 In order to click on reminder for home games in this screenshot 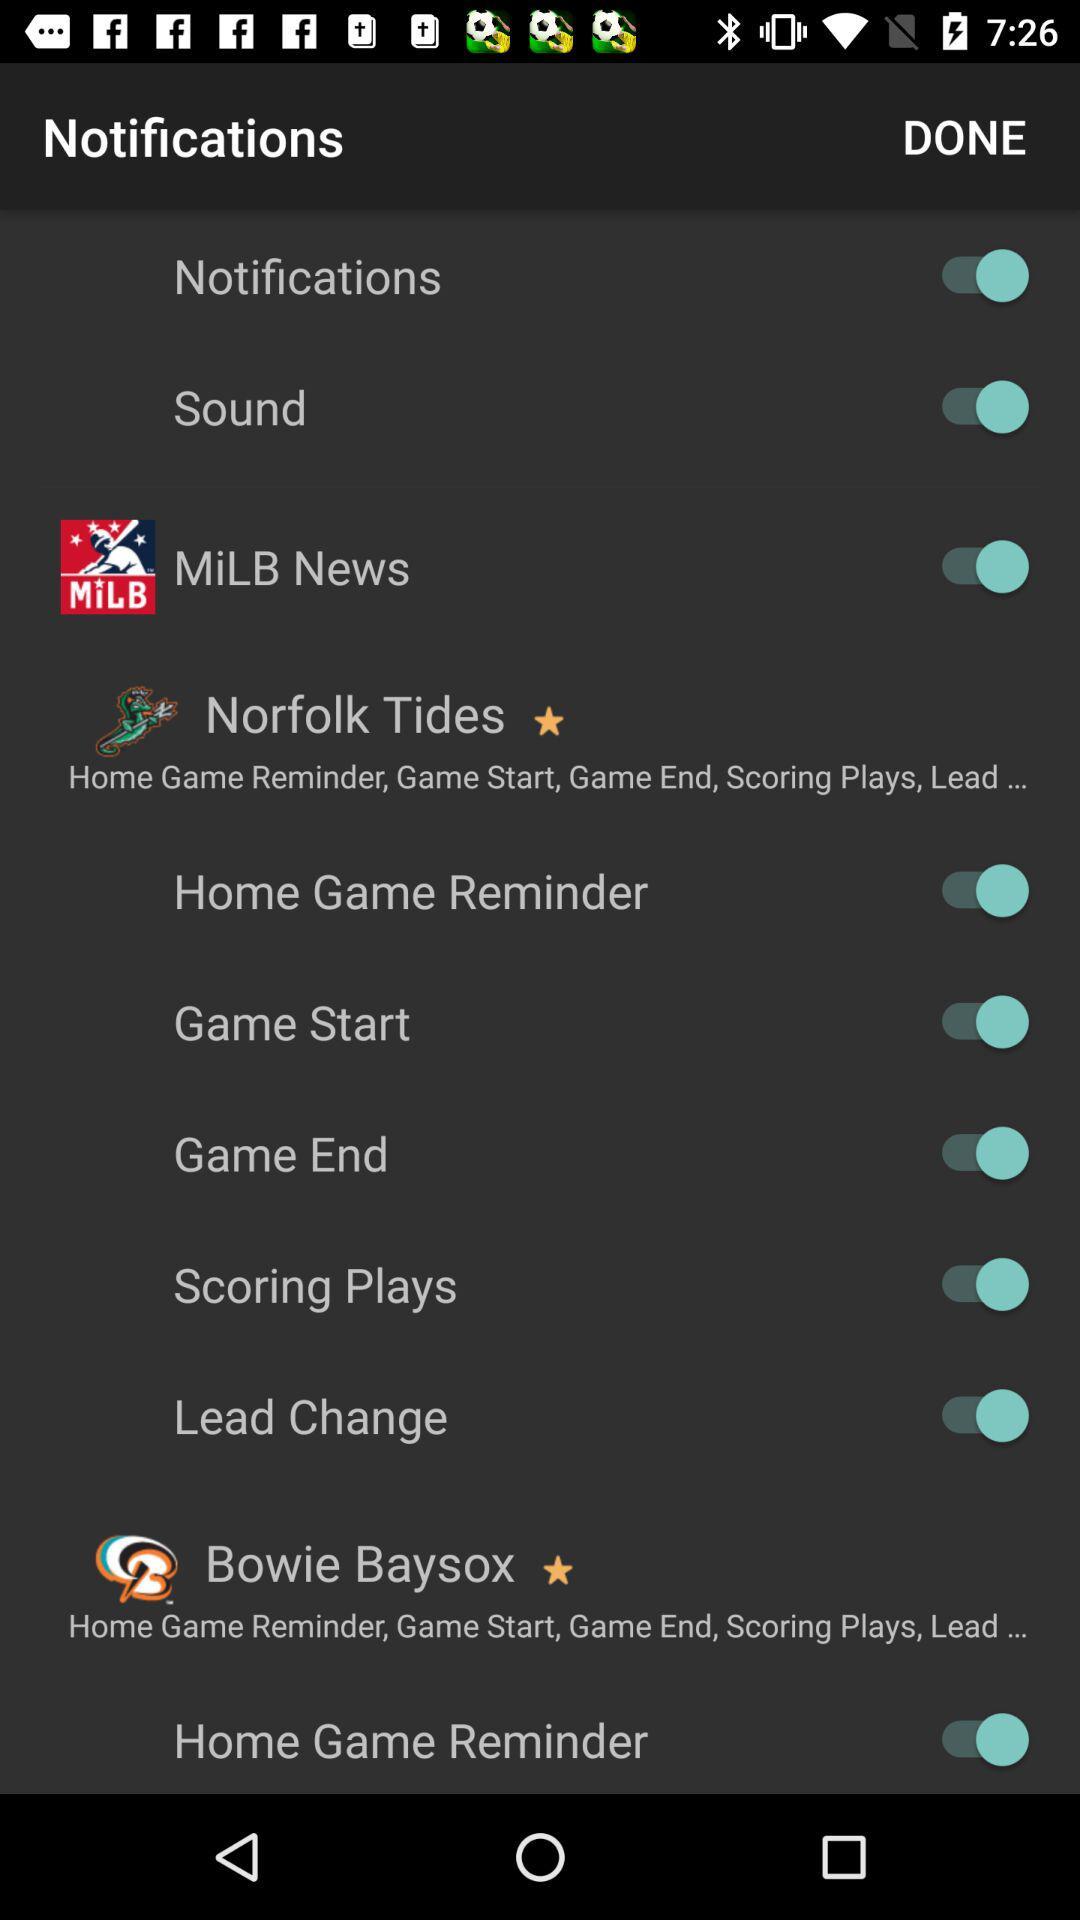, I will do `click(974, 1738)`.